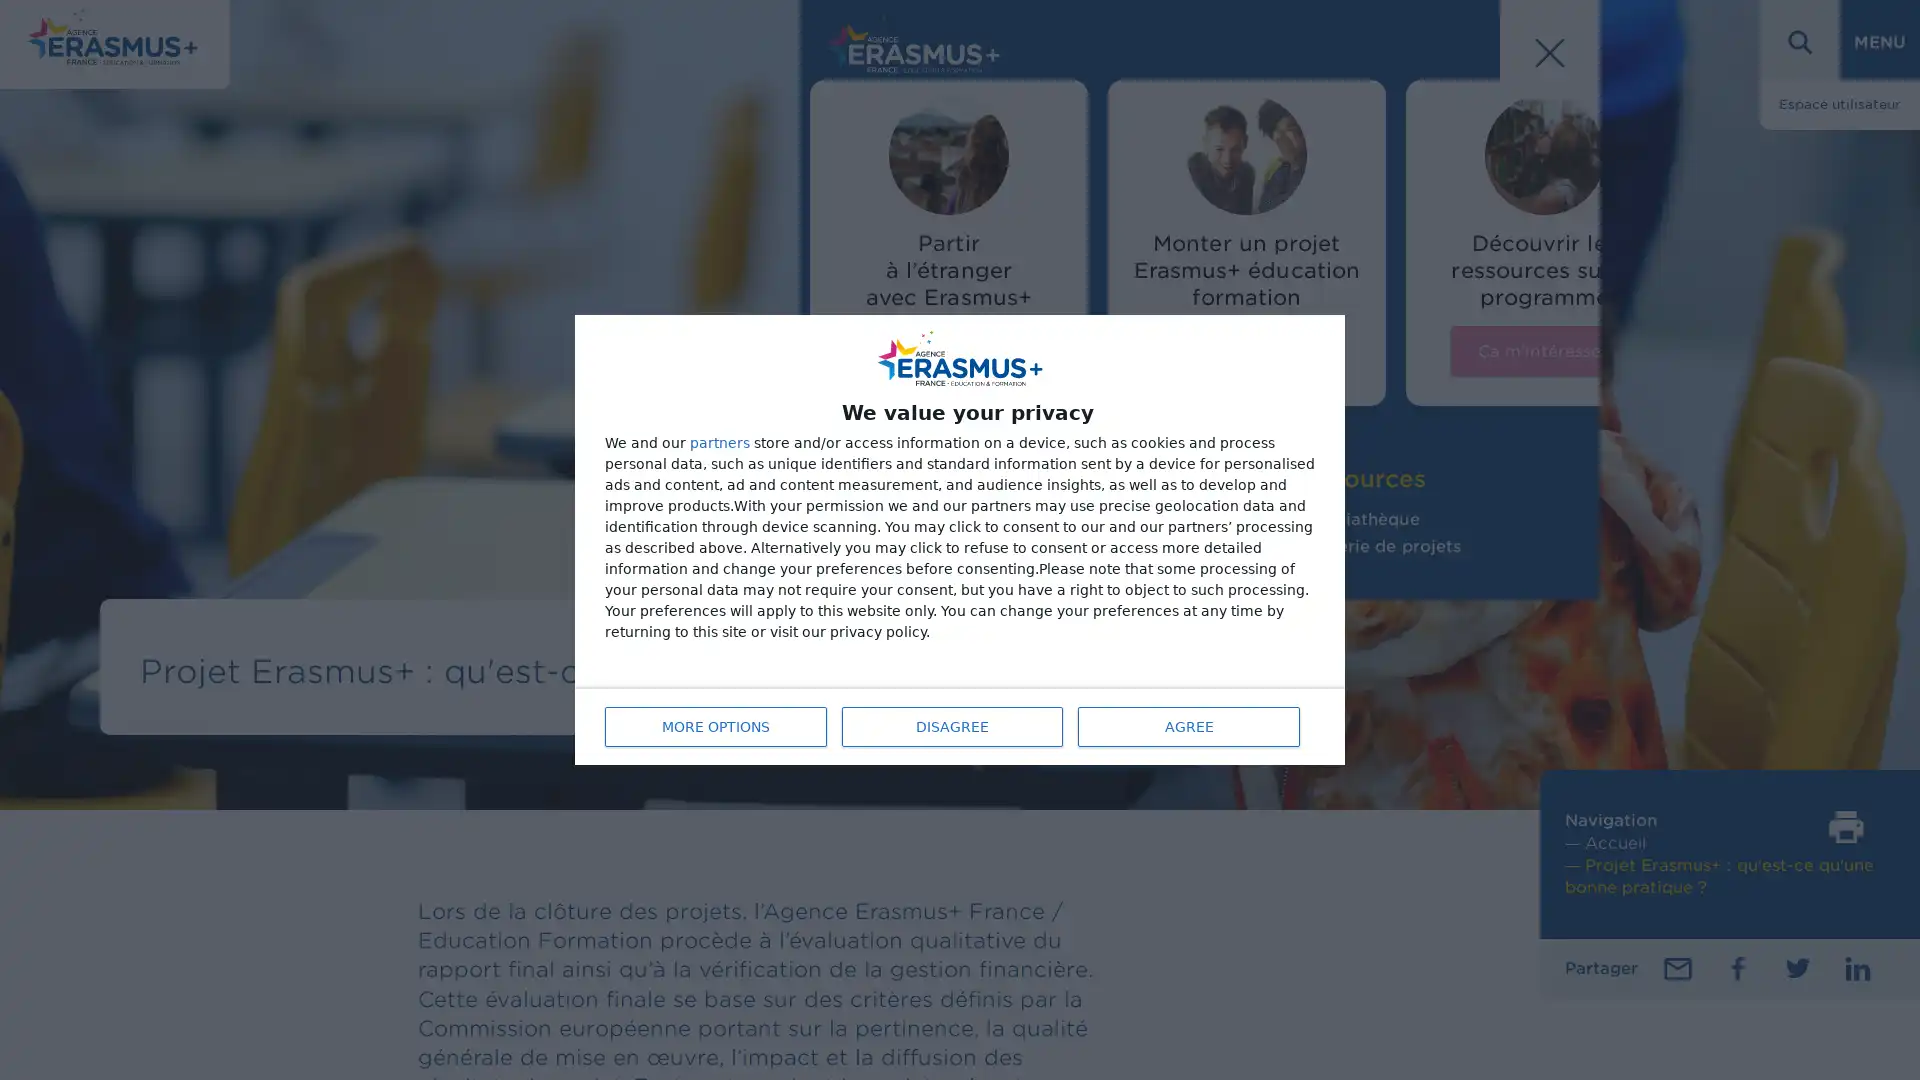  I want to click on MORE OPTIONS, so click(715, 725).